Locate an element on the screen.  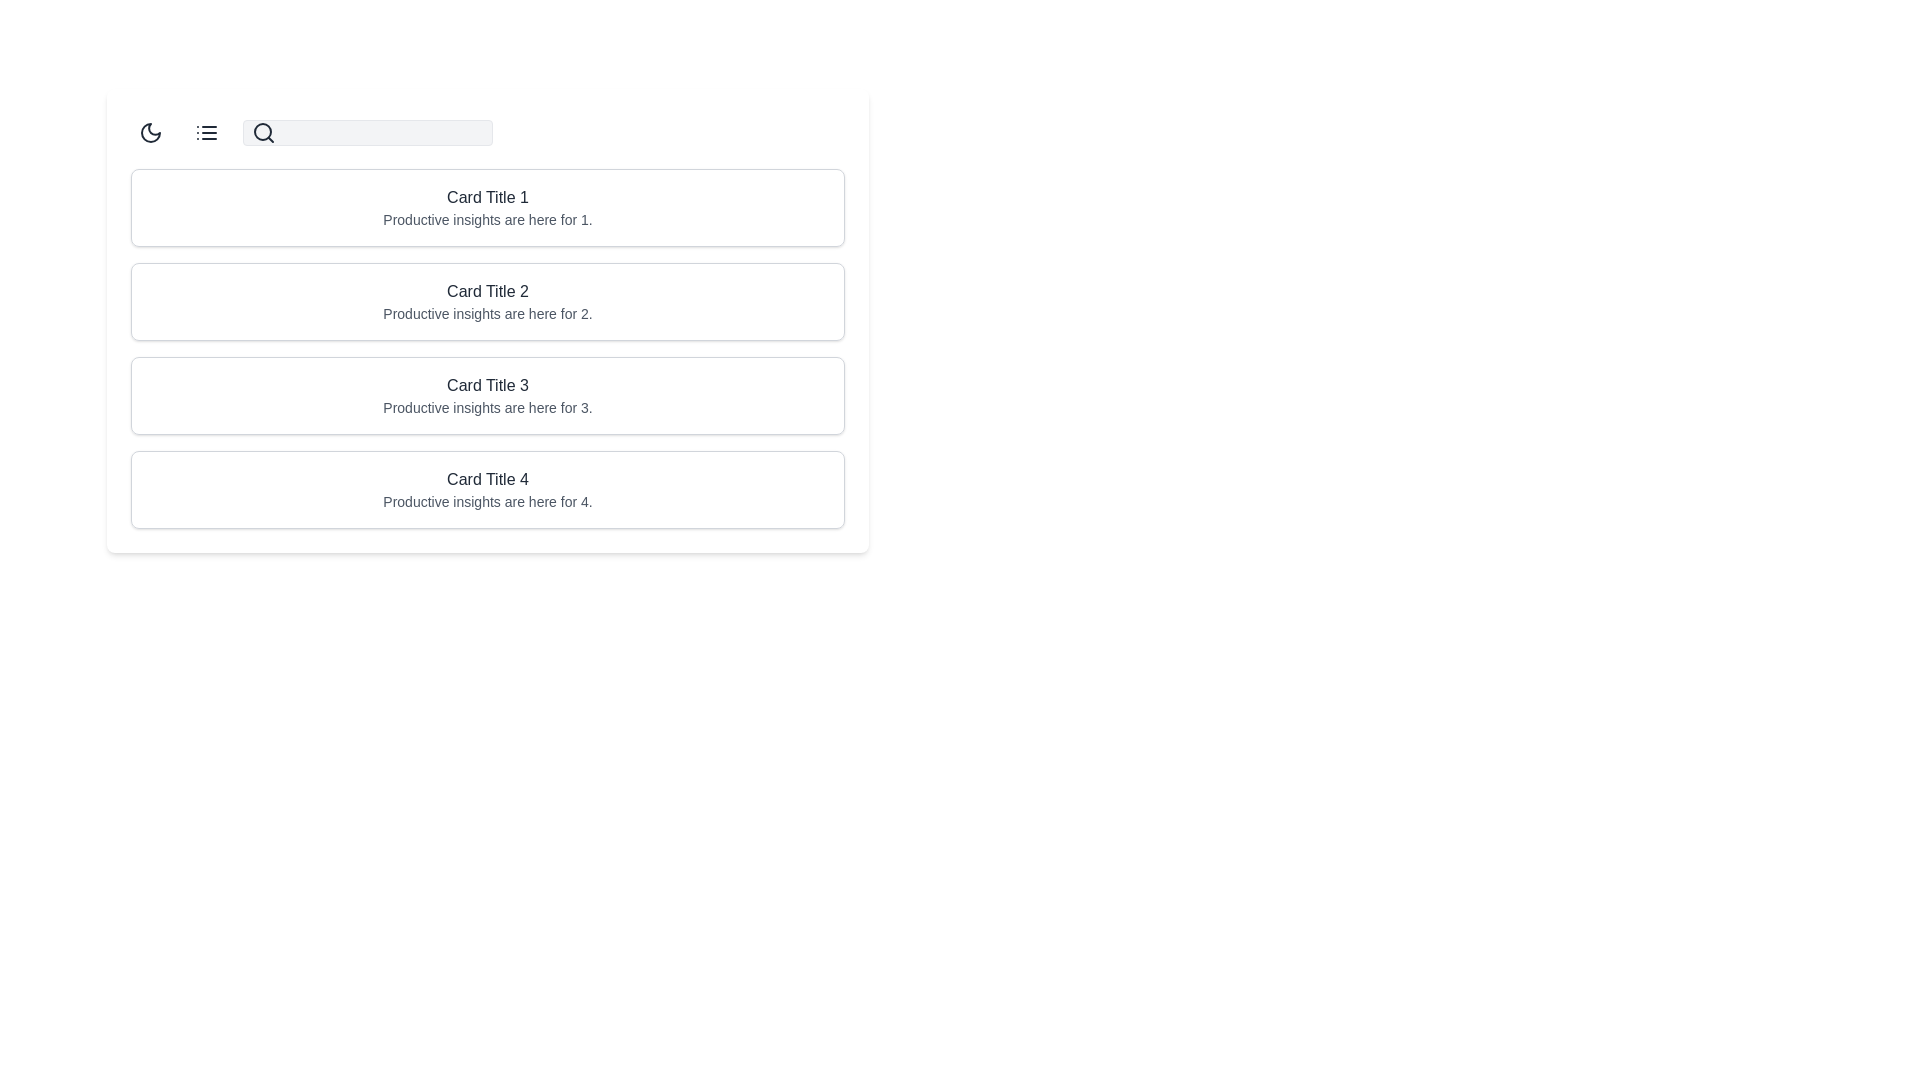
the text label 'Card Title 3' which is displayed in bold and dark font at the top of the card component is located at coordinates (488, 385).